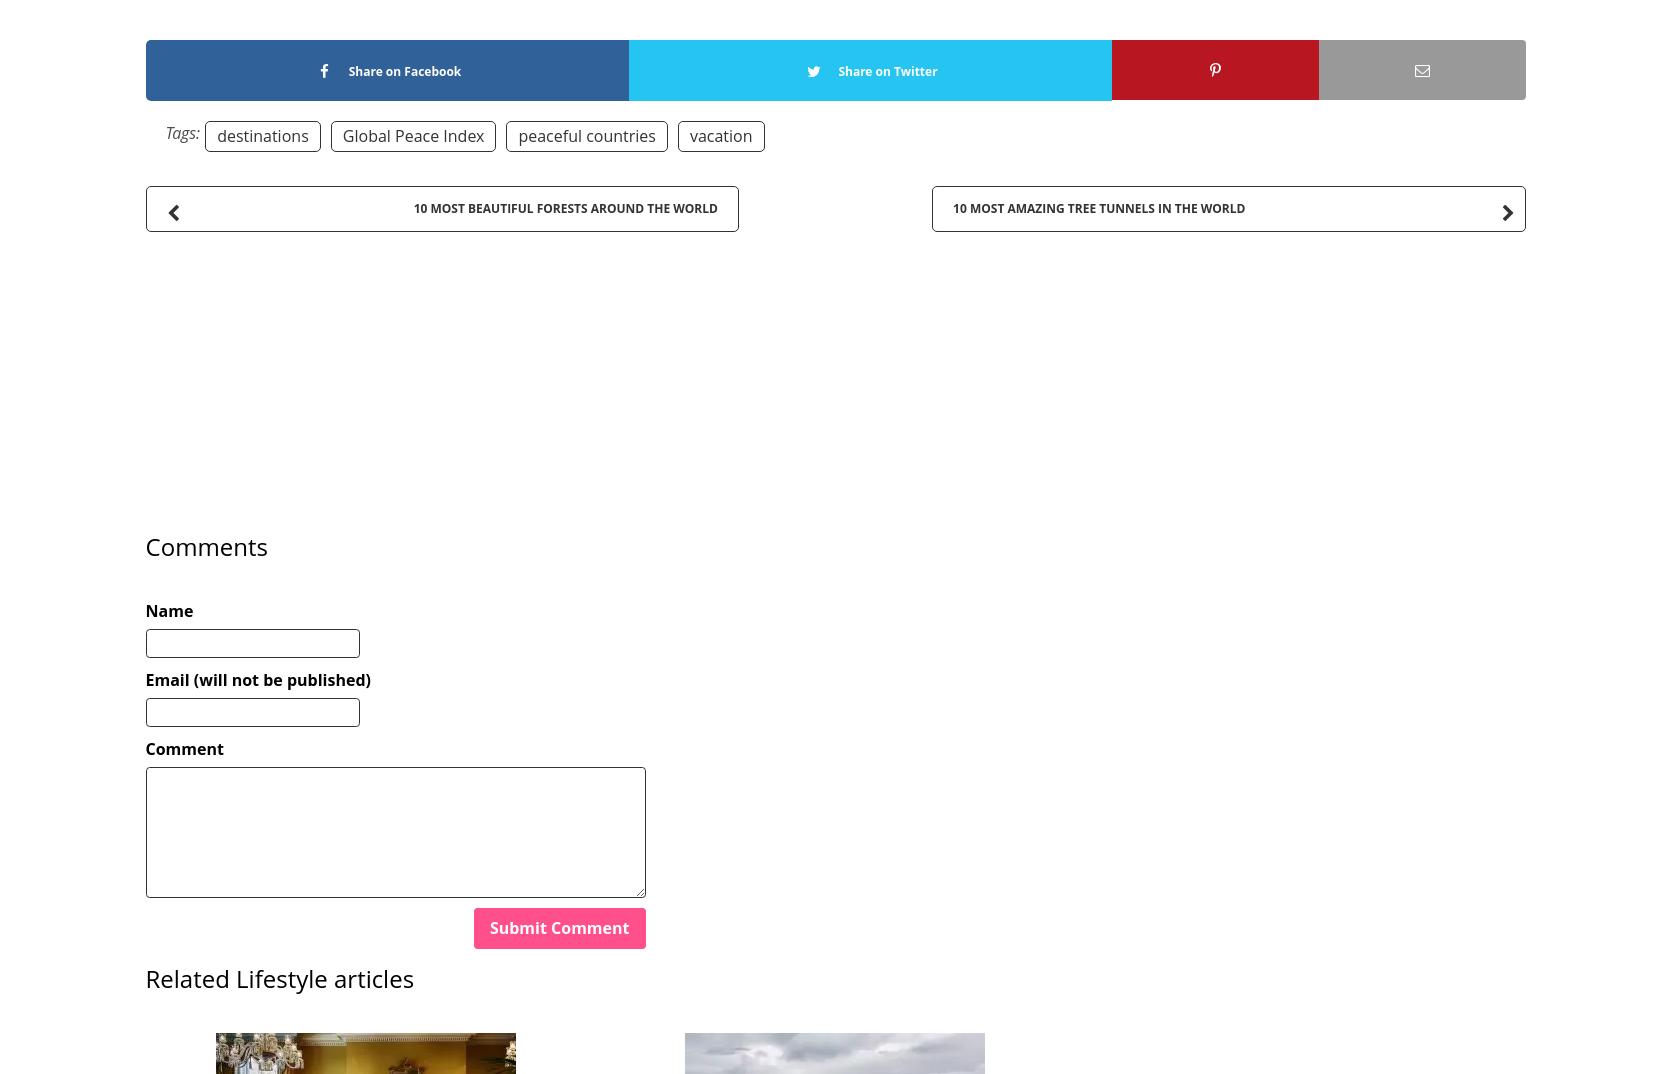  Describe the element at coordinates (217, 134) in the screenshot. I see `'destinations'` at that location.